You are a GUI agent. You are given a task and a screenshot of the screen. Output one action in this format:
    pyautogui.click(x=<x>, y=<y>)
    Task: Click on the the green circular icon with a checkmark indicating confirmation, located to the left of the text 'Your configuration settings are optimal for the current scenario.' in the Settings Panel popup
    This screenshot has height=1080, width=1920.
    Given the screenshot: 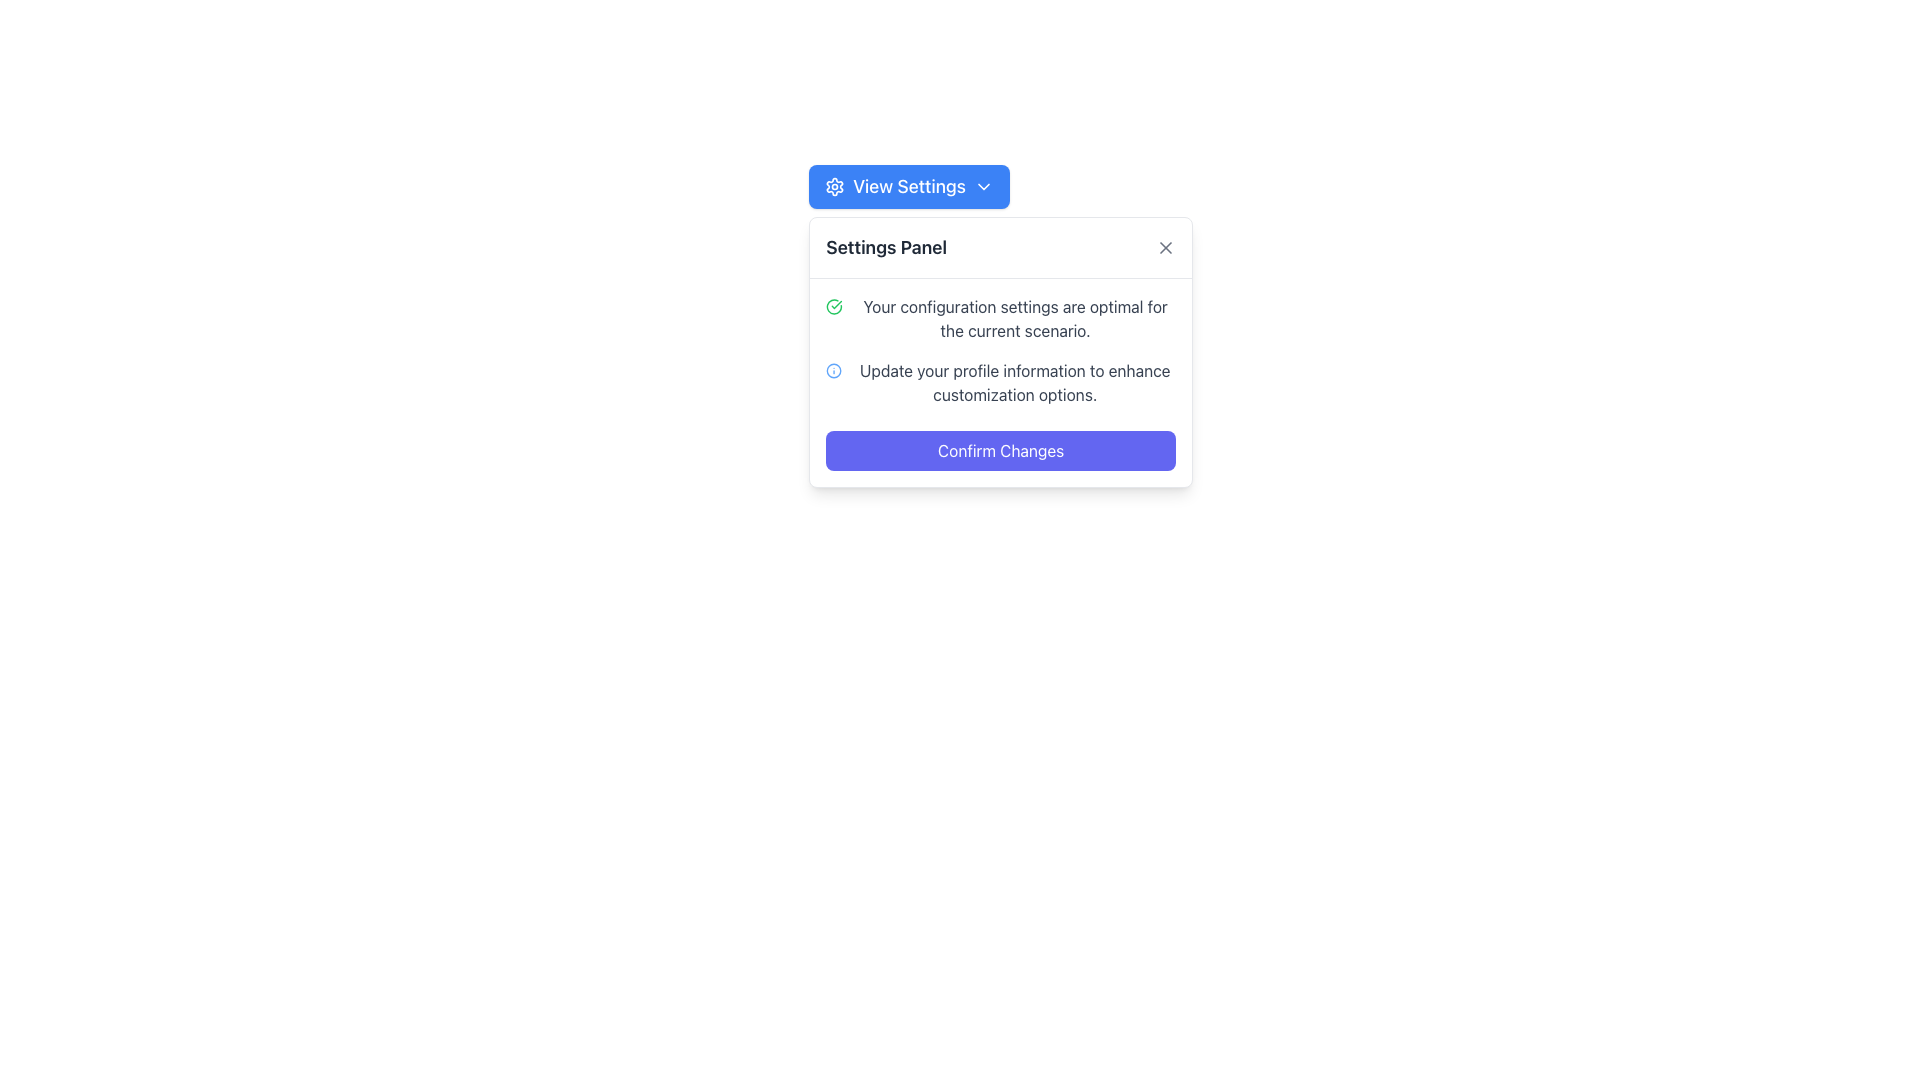 What is the action you would take?
    pyautogui.click(x=834, y=307)
    